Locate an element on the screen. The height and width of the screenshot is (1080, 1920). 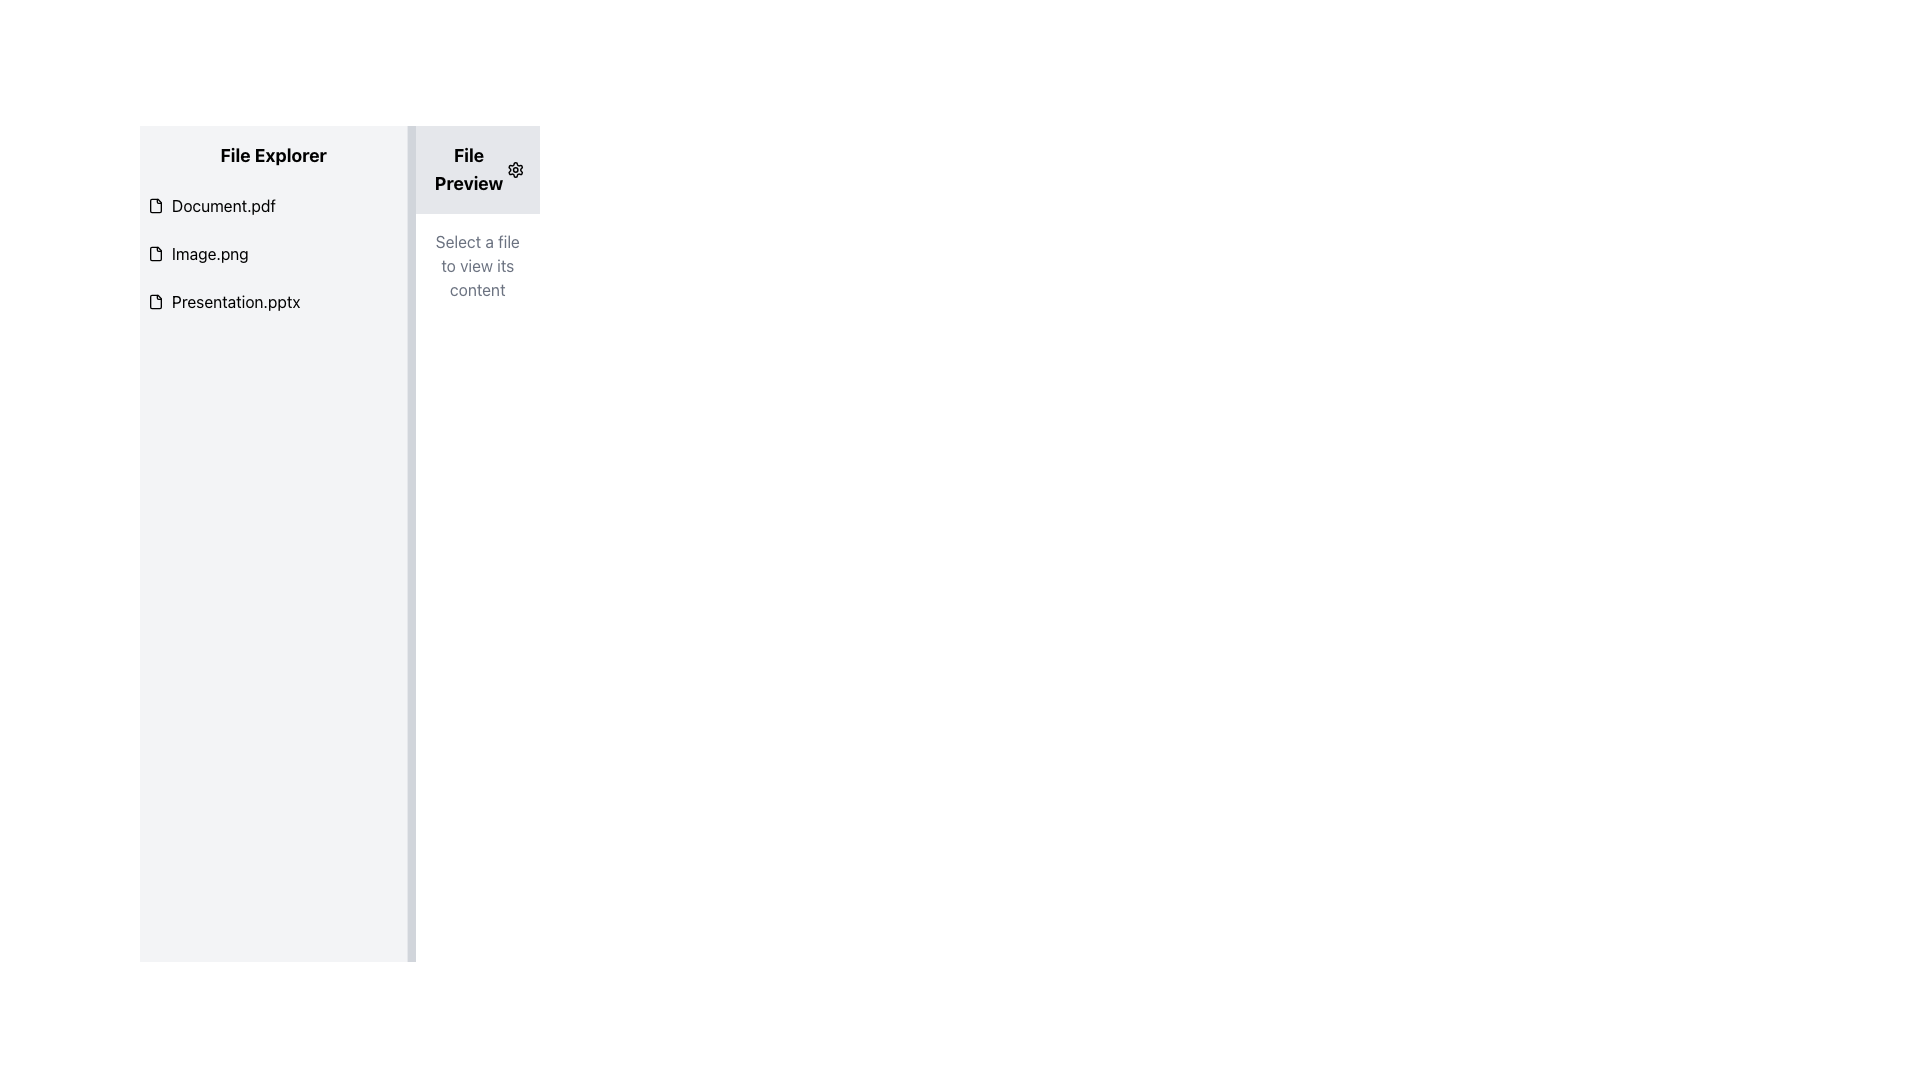
the settings icon of the 'File Preview' label located near the top-right section of the interface to adjust settings is located at coordinates (476, 168).